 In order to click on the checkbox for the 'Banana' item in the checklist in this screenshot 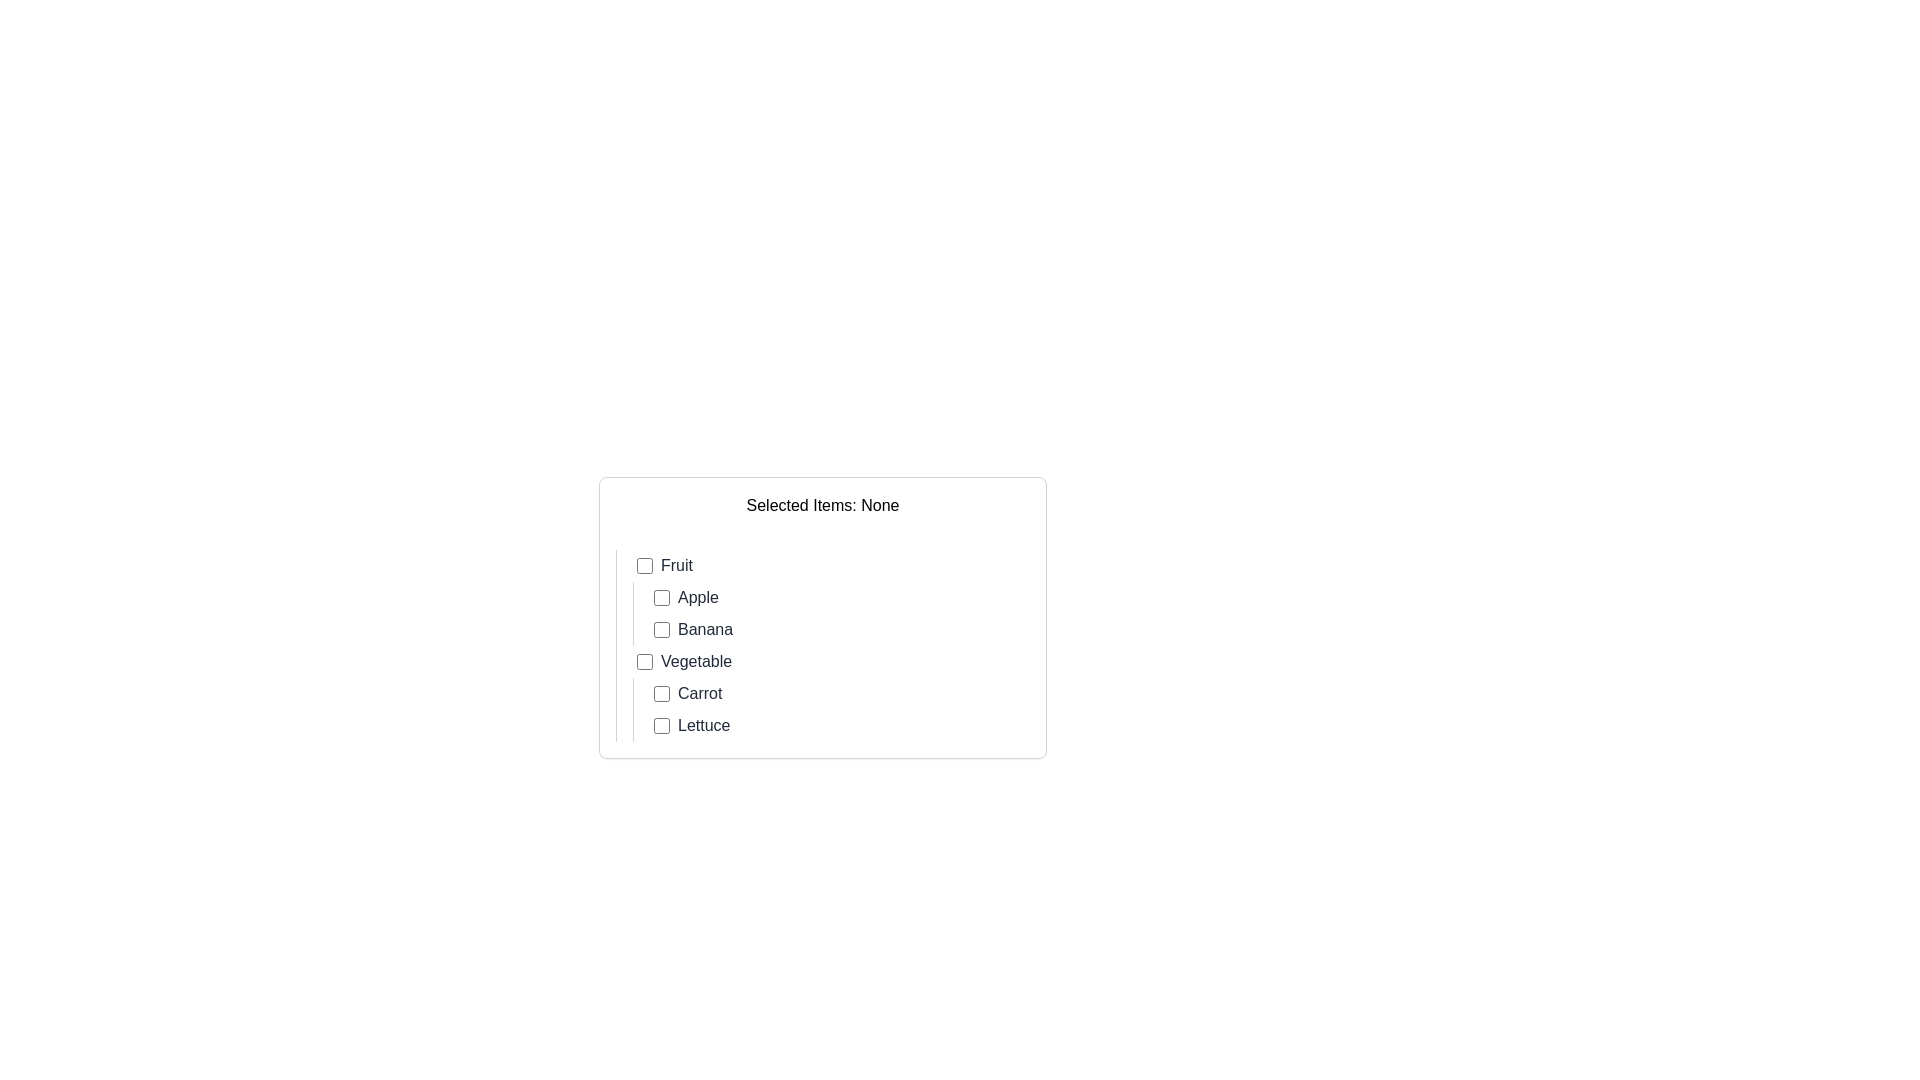, I will do `click(831, 628)`.